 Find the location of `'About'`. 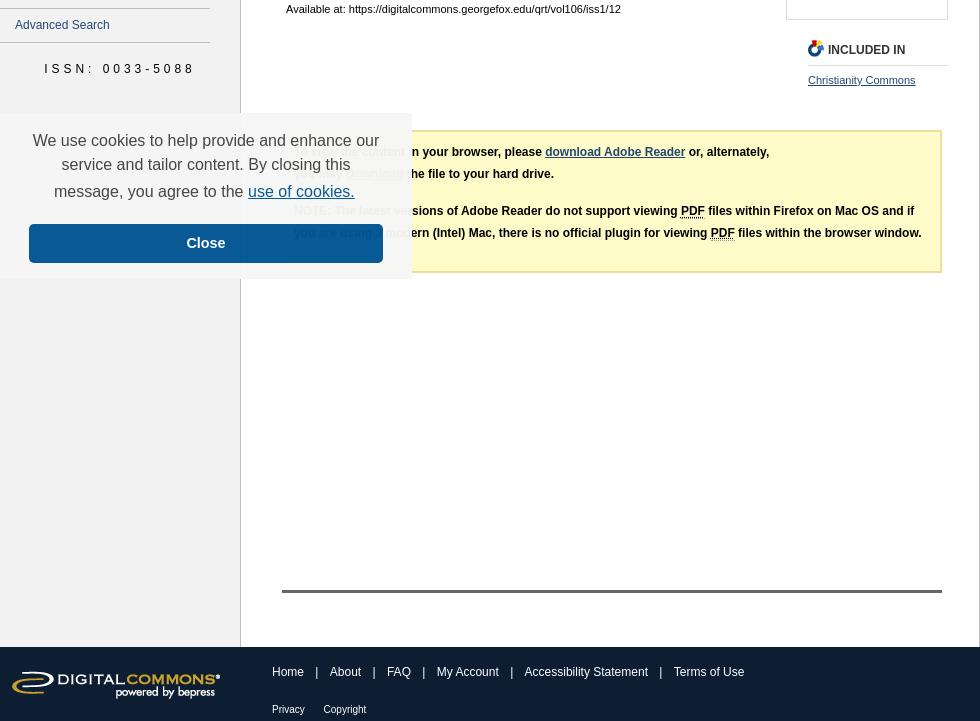

'About' is located at coordinates (328, 670).